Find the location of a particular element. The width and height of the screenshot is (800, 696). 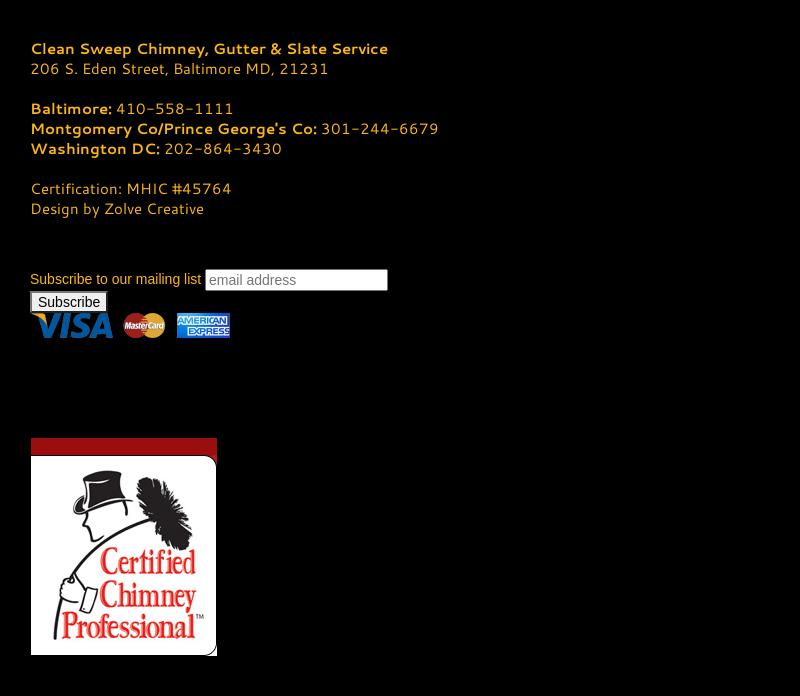

'Subscribe to our mailing list' is located at coordinates (30, 276).